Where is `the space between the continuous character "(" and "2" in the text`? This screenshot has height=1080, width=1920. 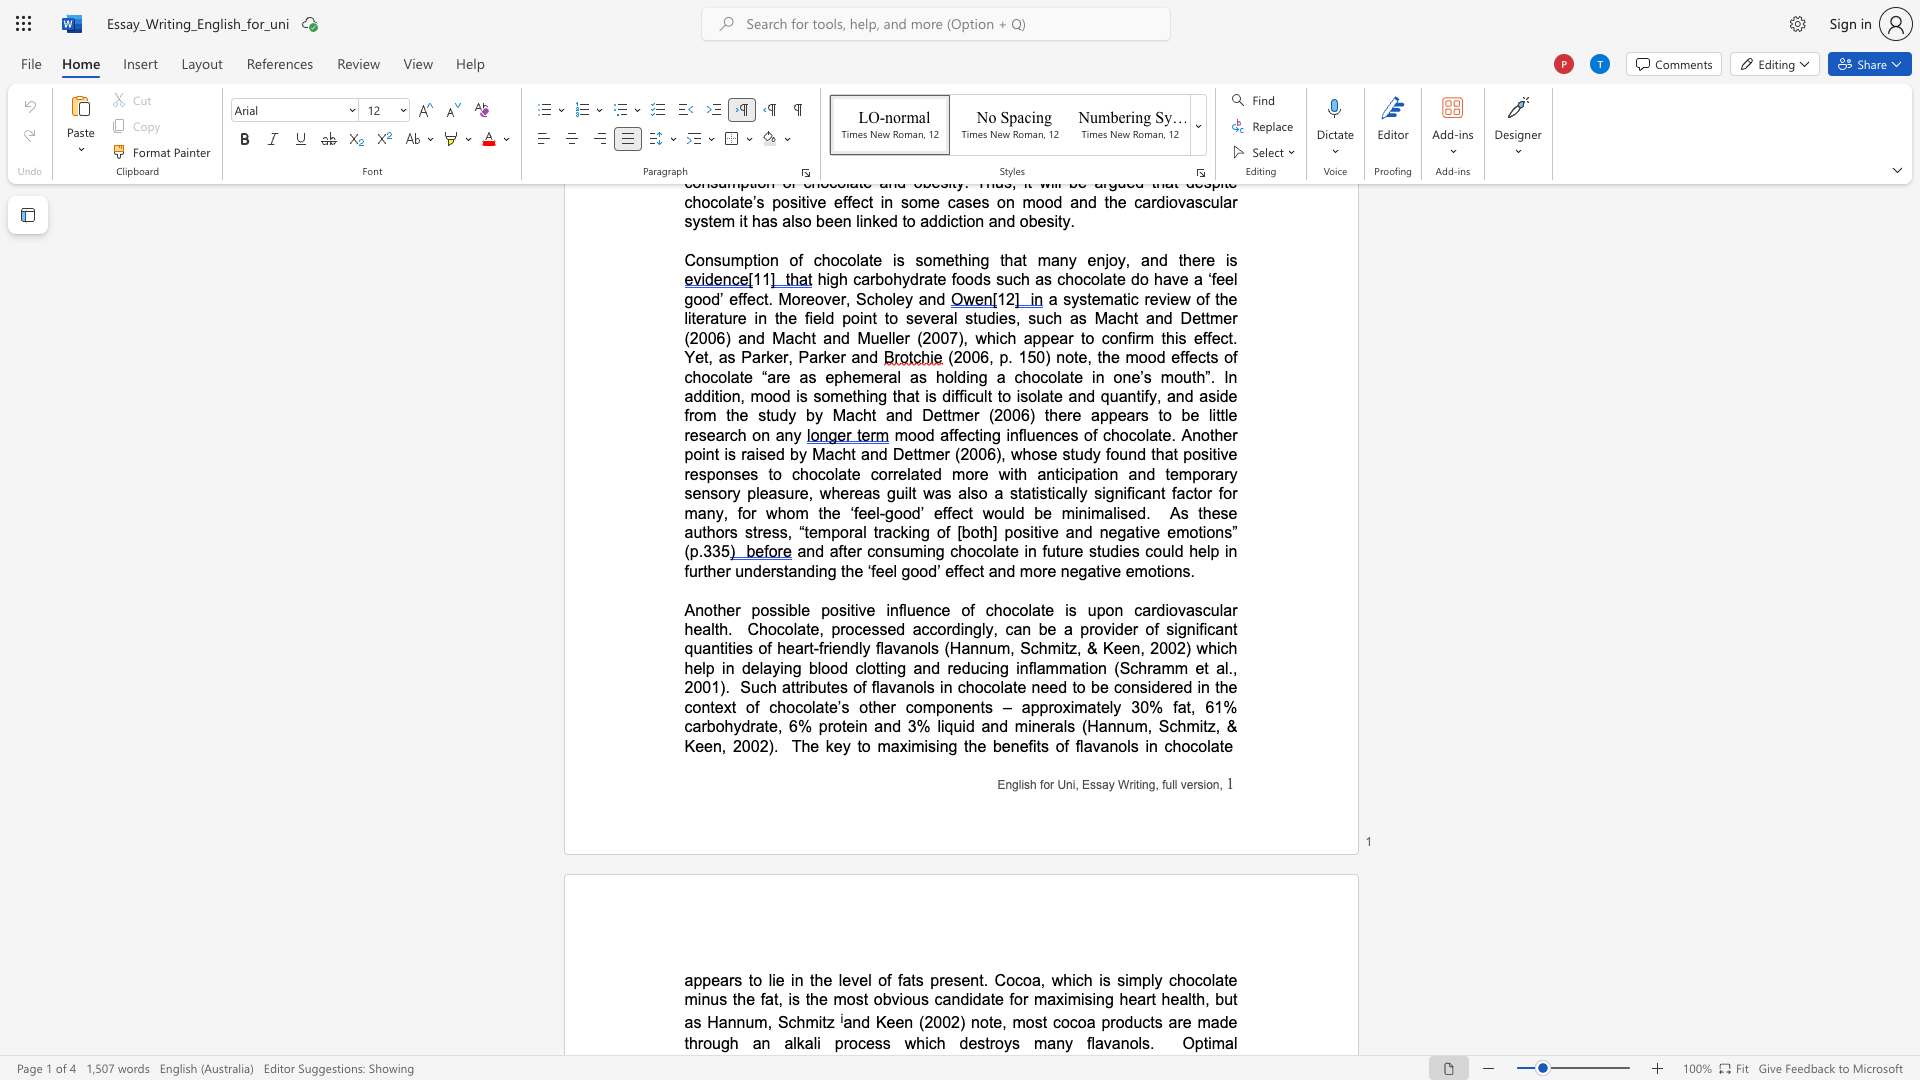
the space between the continuous character "(" and "2" in the text is located at coordinates (924, 1022).